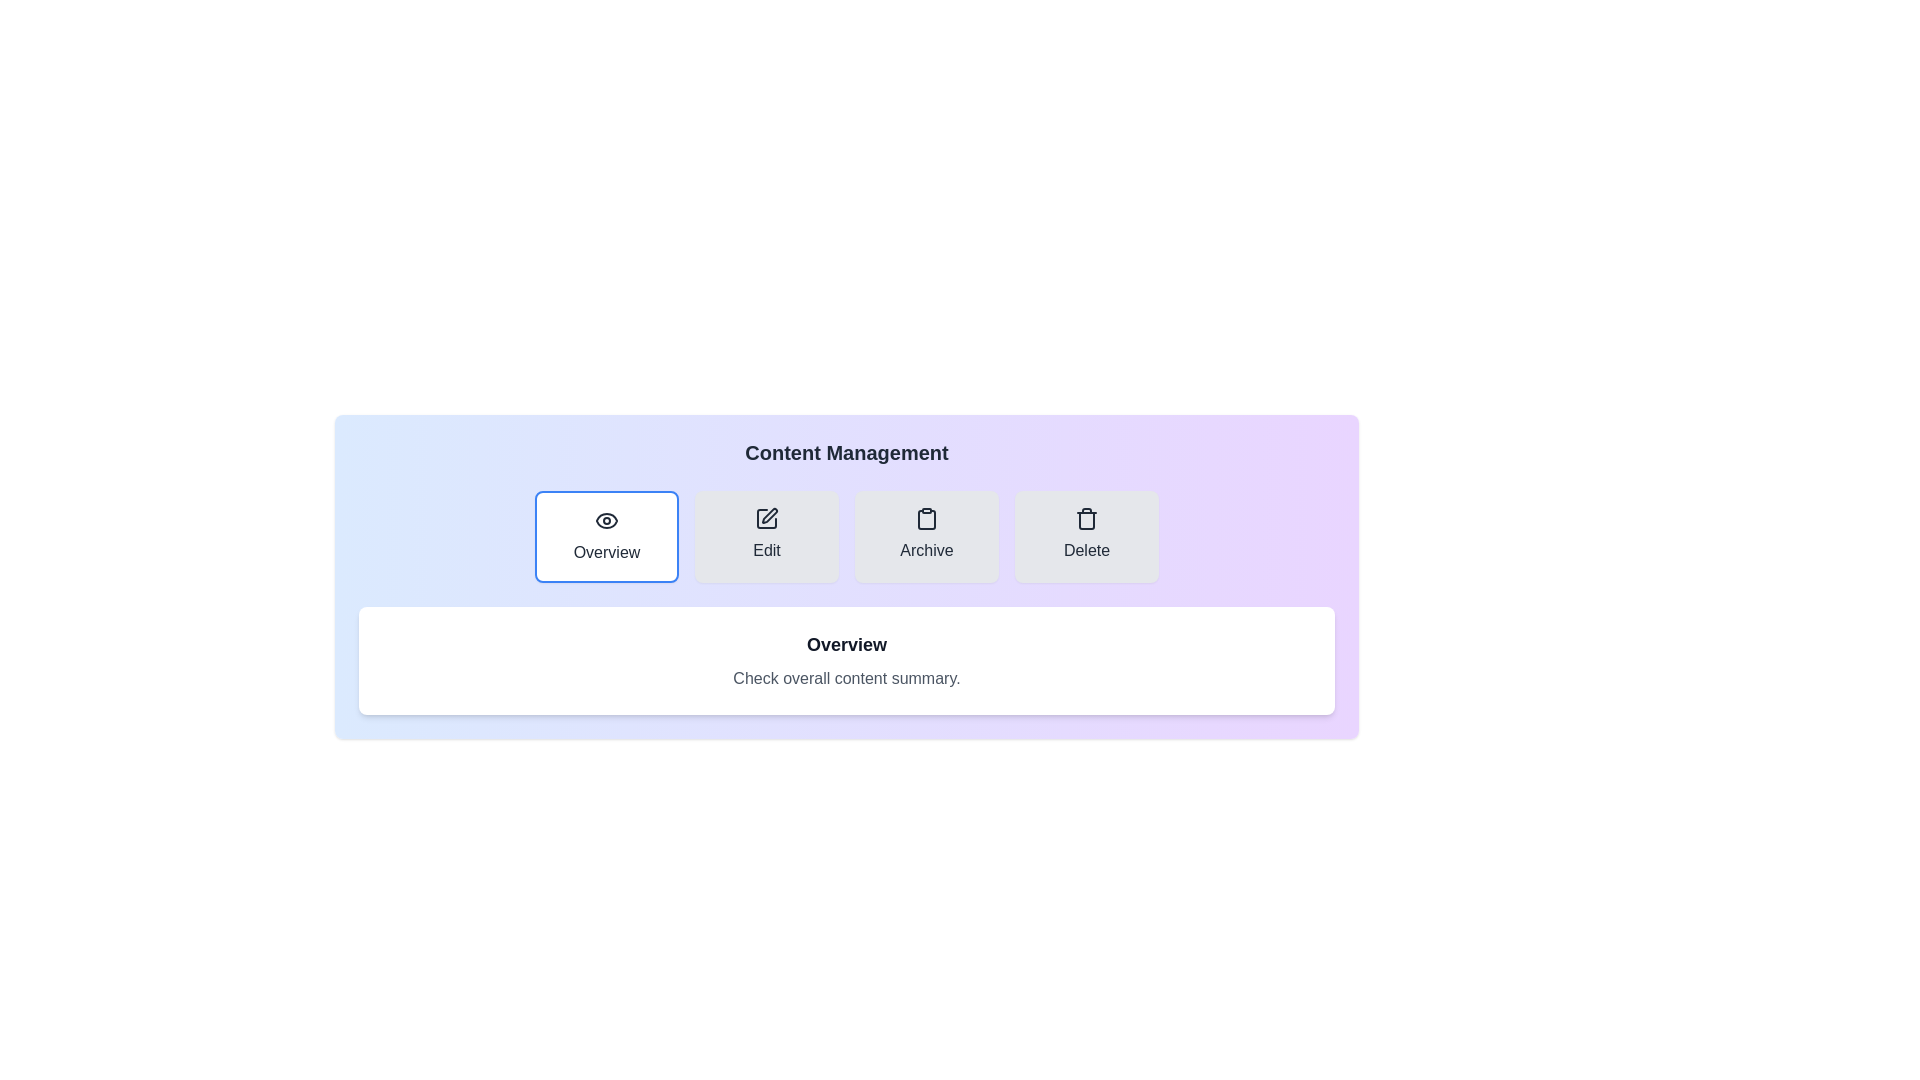  Describe the element at coordinates (925, 535) in the screenshot. I see `the tab labeled Archive to preview its interaction effect` at that location.